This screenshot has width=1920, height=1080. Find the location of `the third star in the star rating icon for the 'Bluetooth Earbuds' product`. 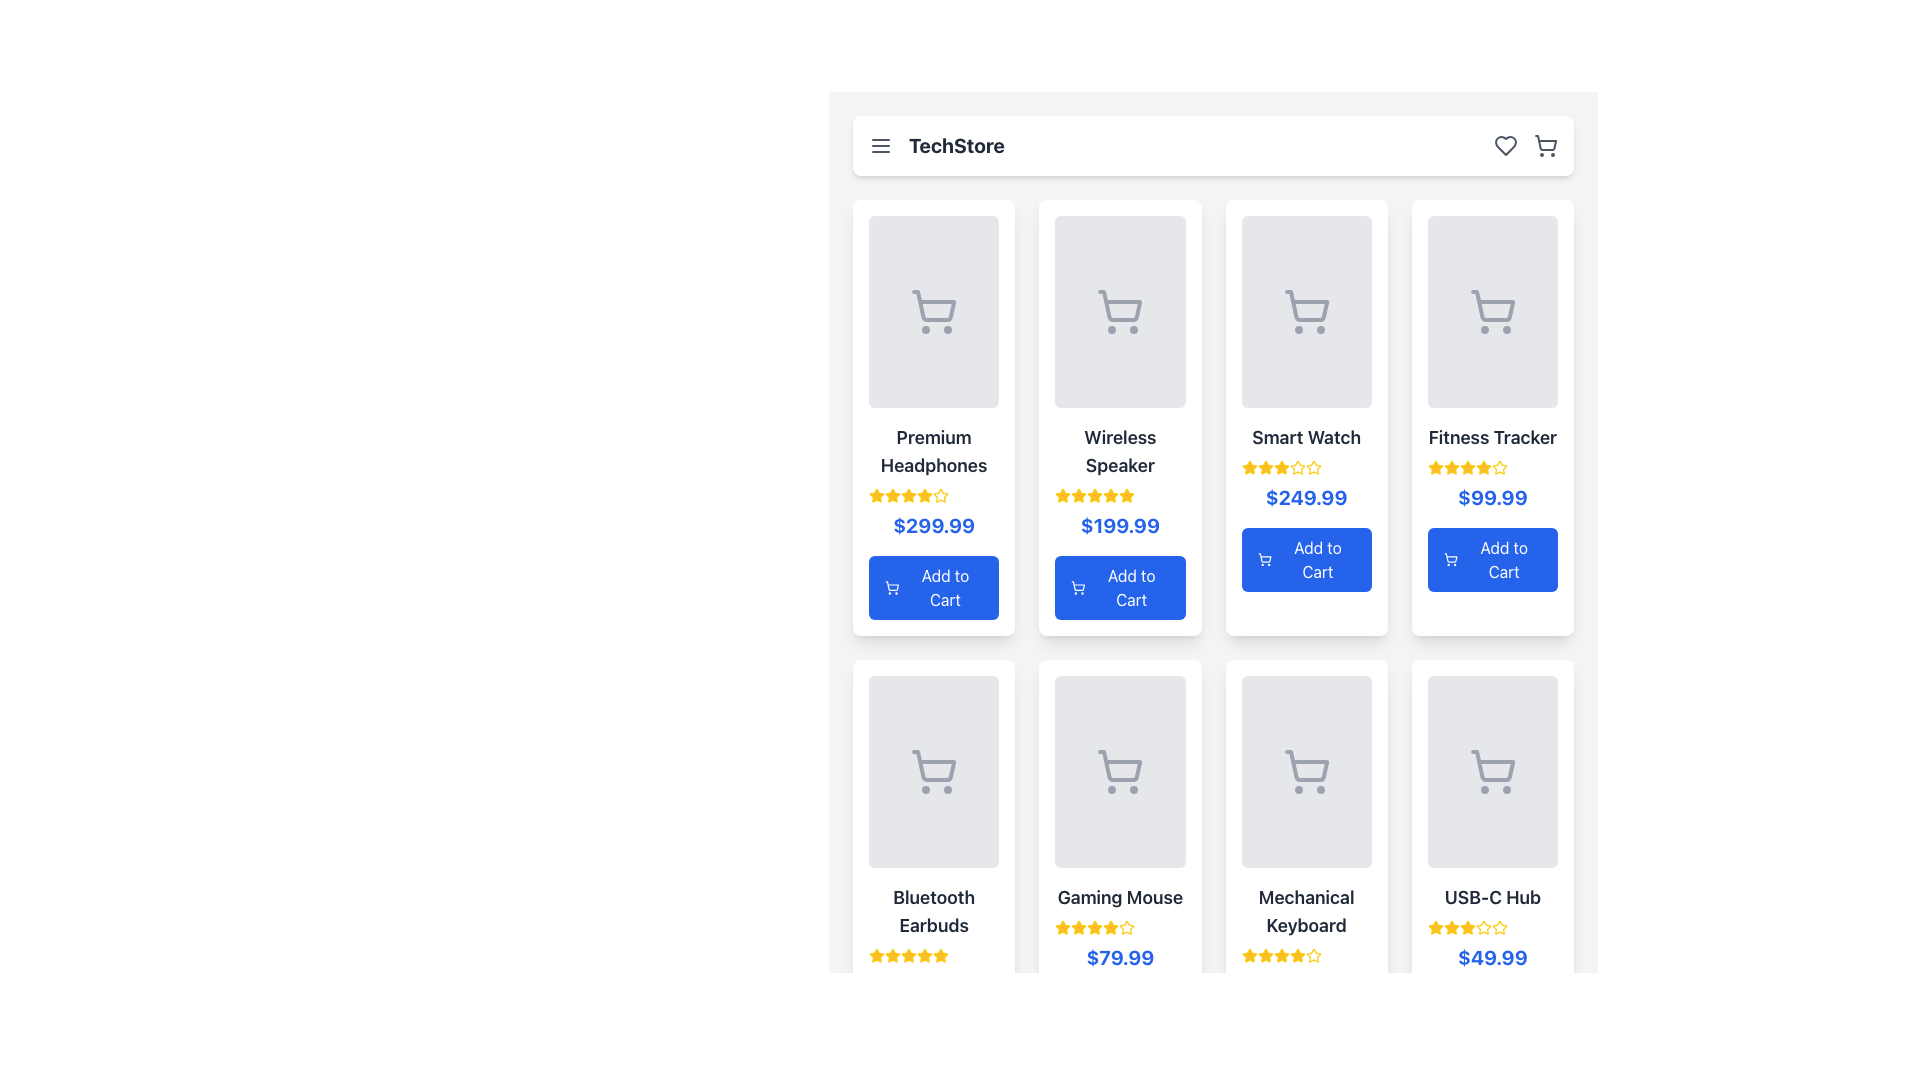

the third star in the star rating icon for the 'Bluetooth Earbuds' product is located at coordinates (924, 954).